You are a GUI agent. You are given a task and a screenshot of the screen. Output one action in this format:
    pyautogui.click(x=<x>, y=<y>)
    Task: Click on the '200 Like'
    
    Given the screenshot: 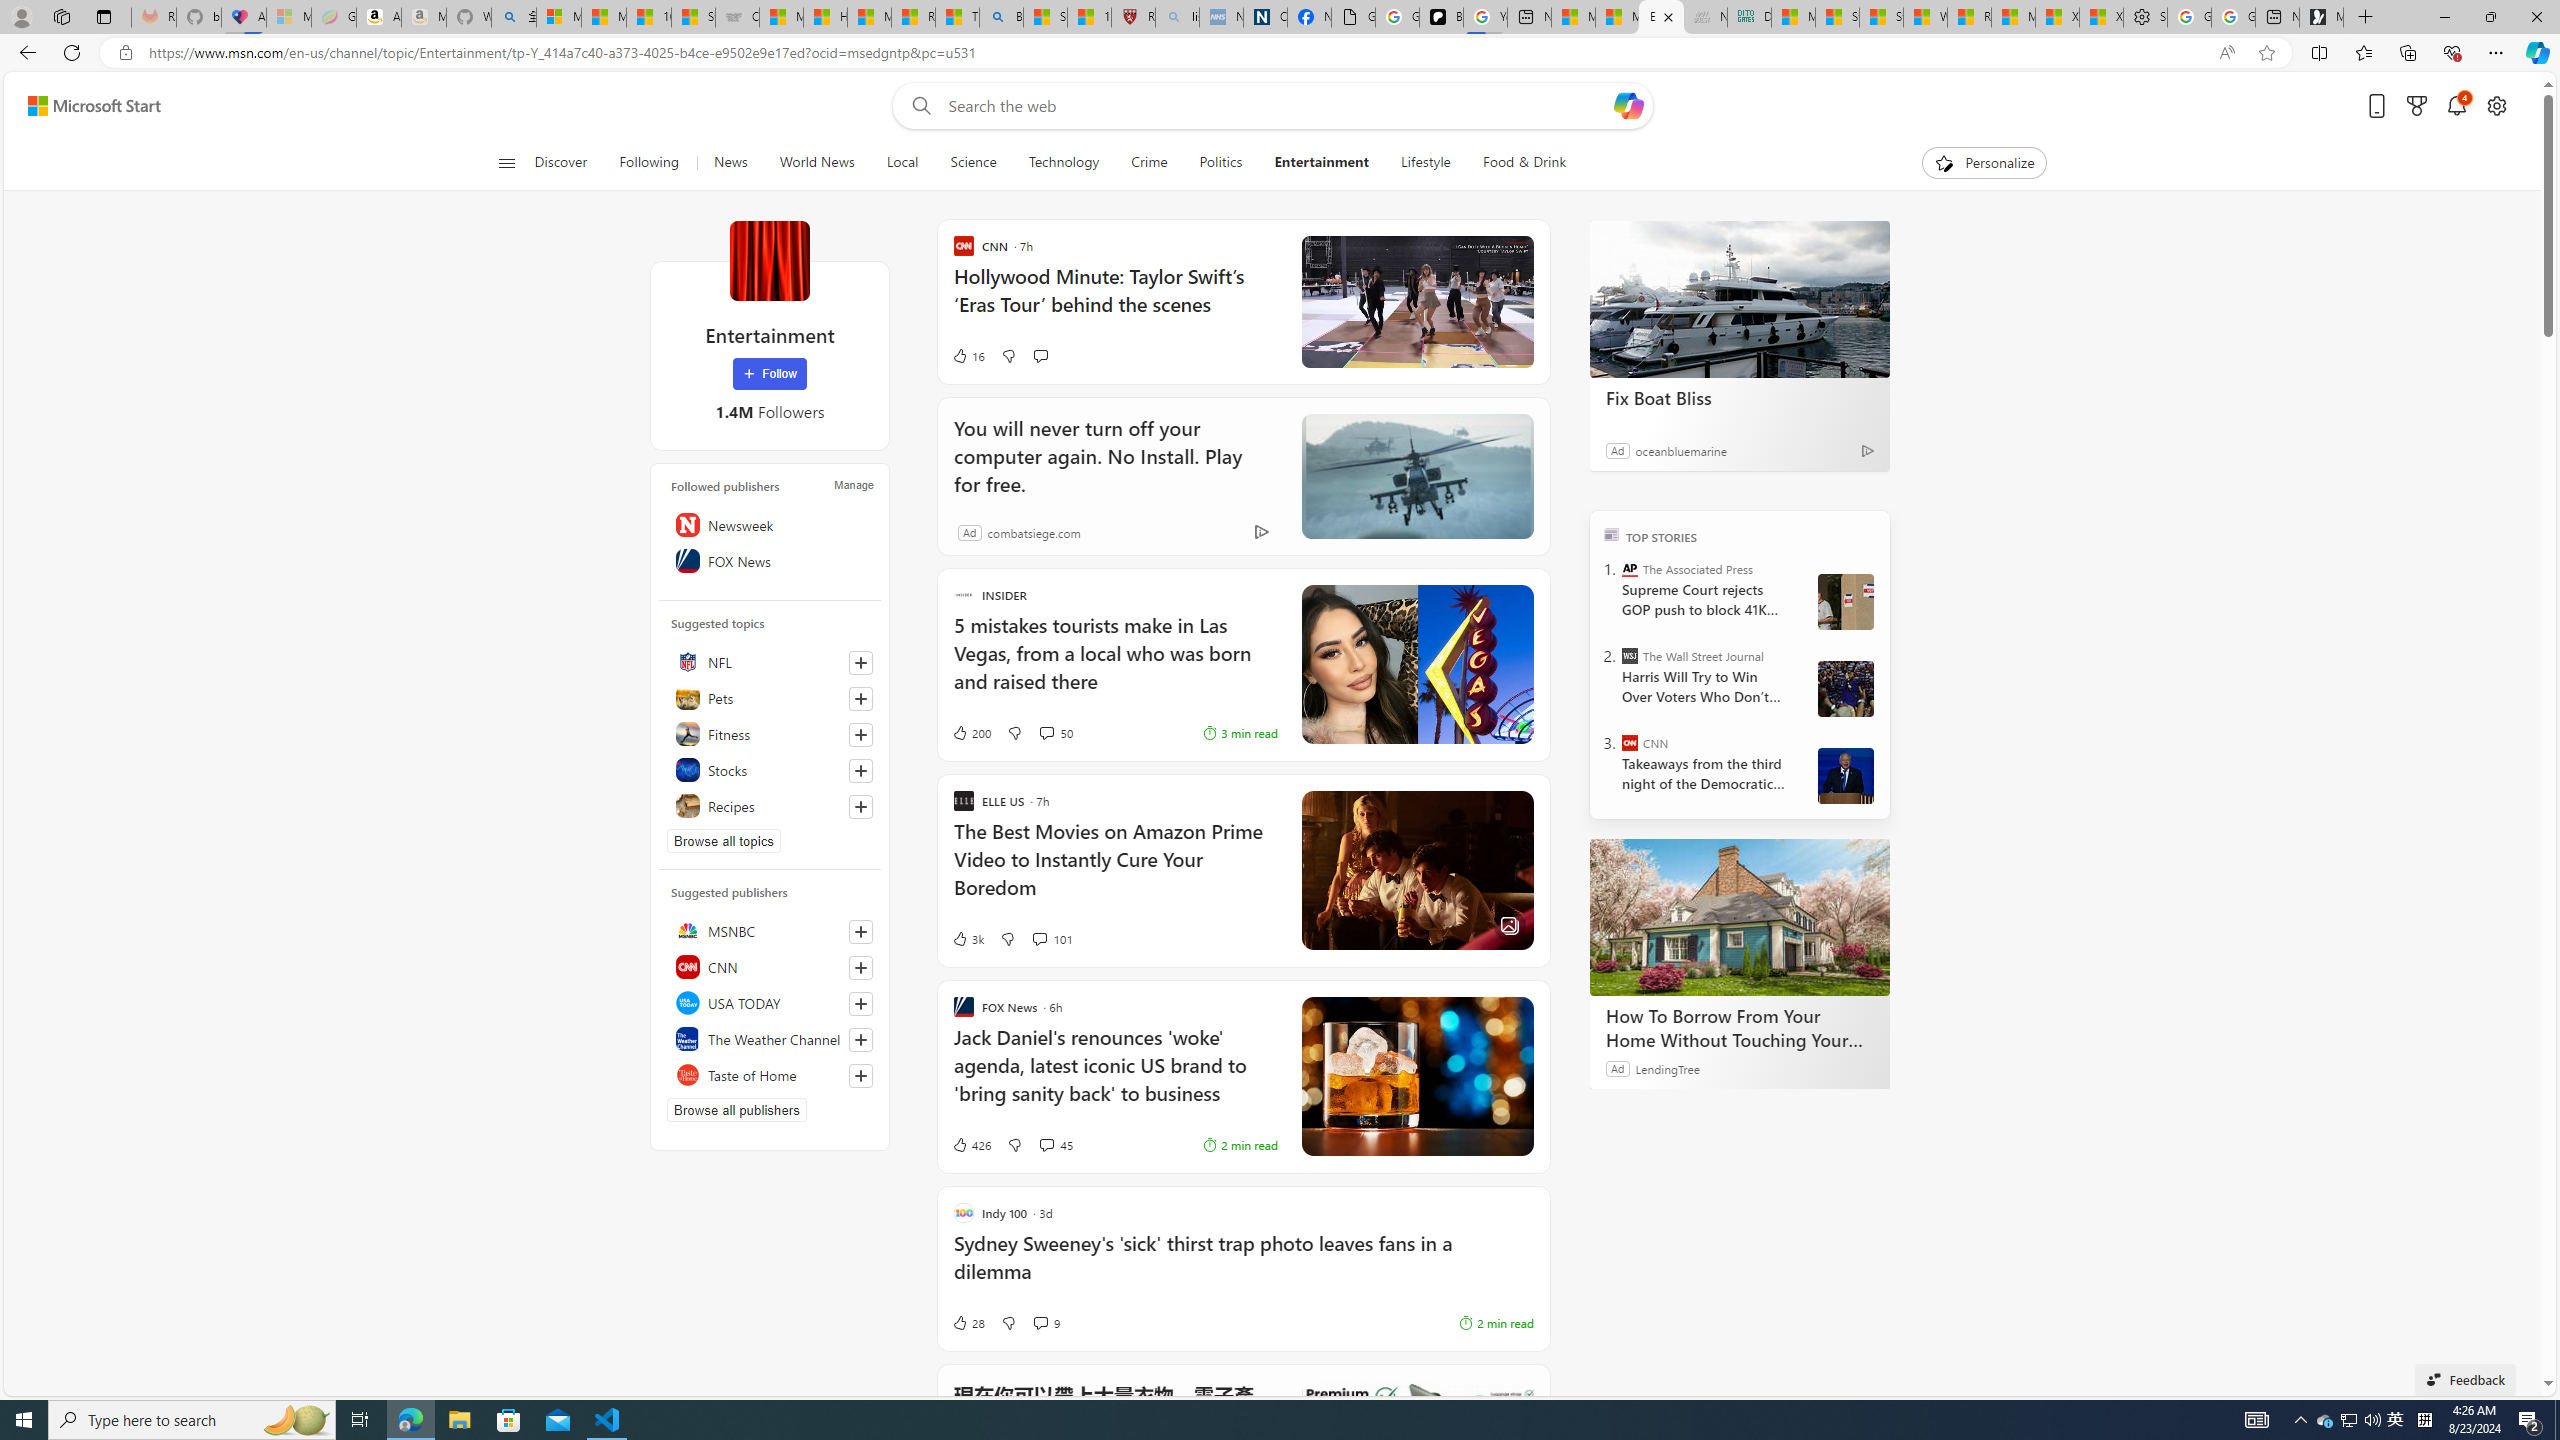 What is the action you would take?
    pyautogui.click(x=970, y=731)
    